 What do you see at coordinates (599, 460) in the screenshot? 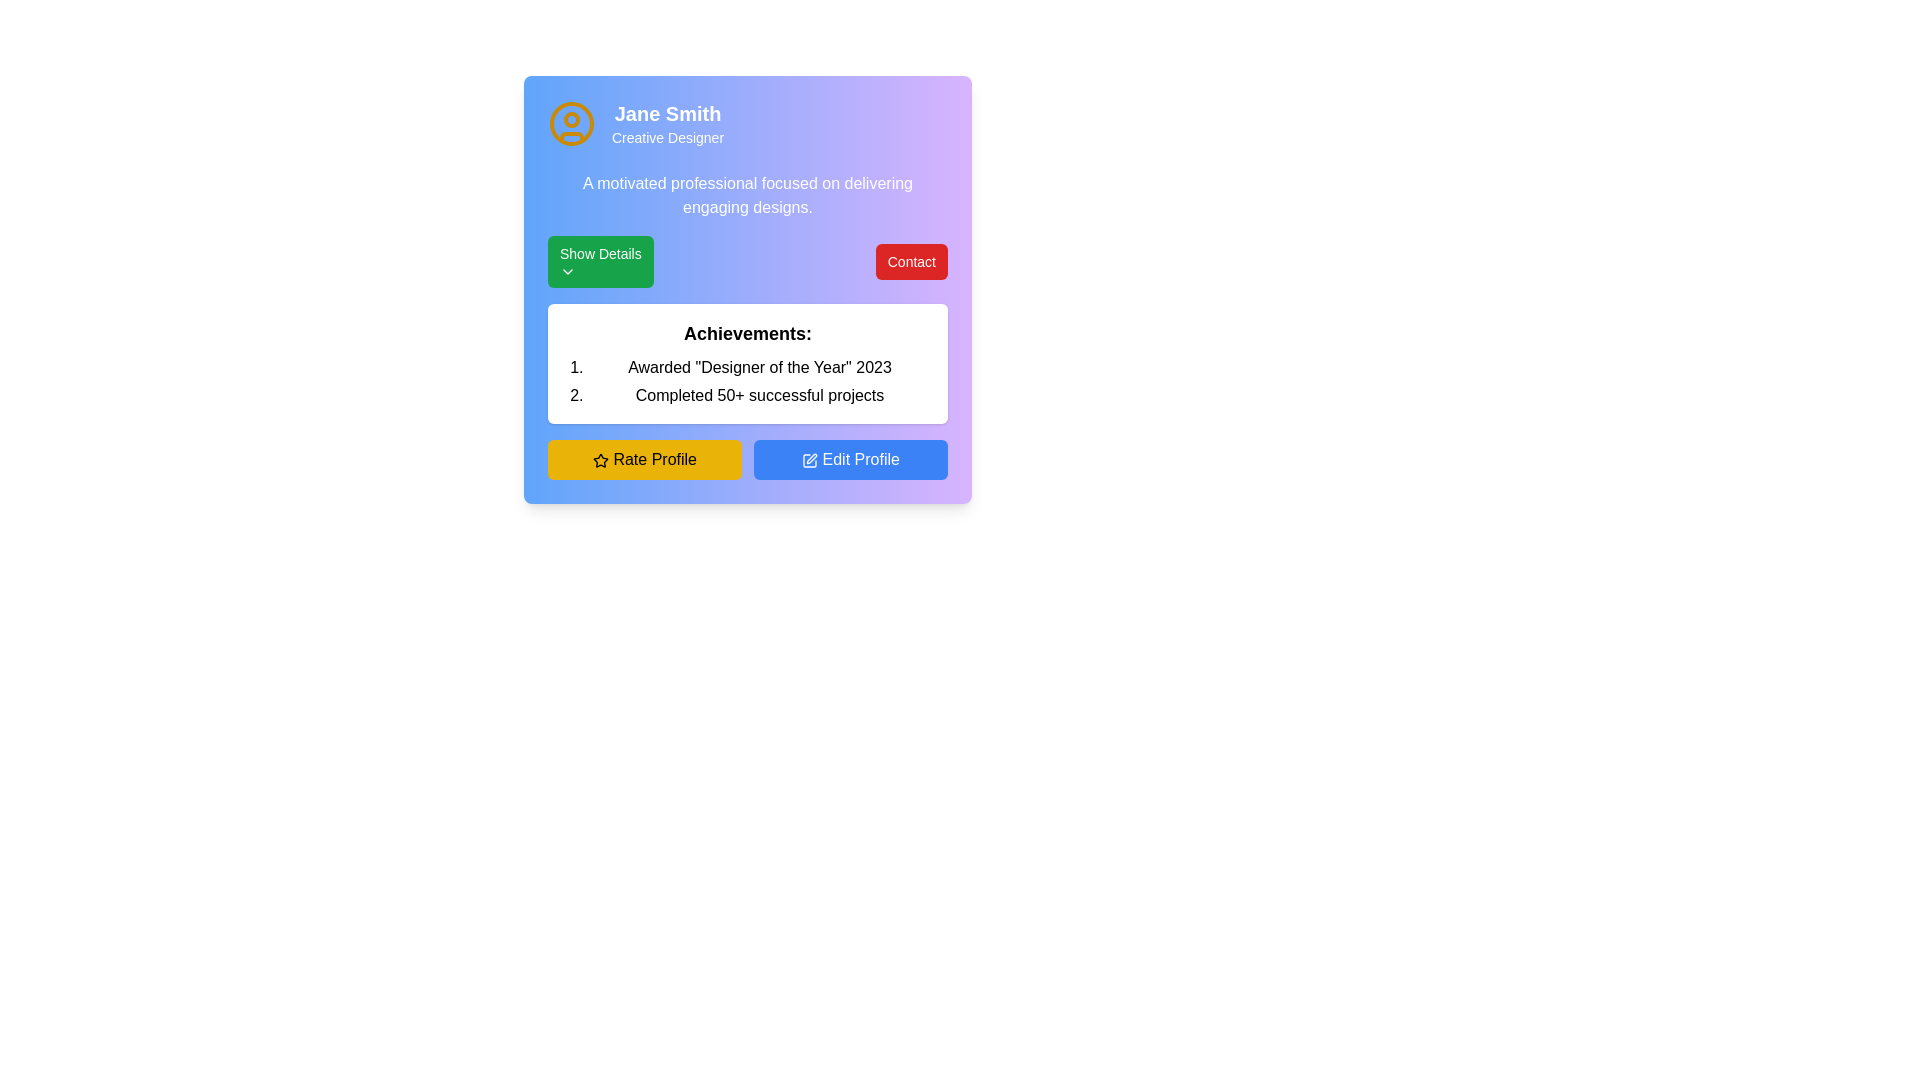
I see `the yellow star icon embedded in the 'Rate Profile' button located at the lower-left area of the profile card` at bounding box center [599, 460].